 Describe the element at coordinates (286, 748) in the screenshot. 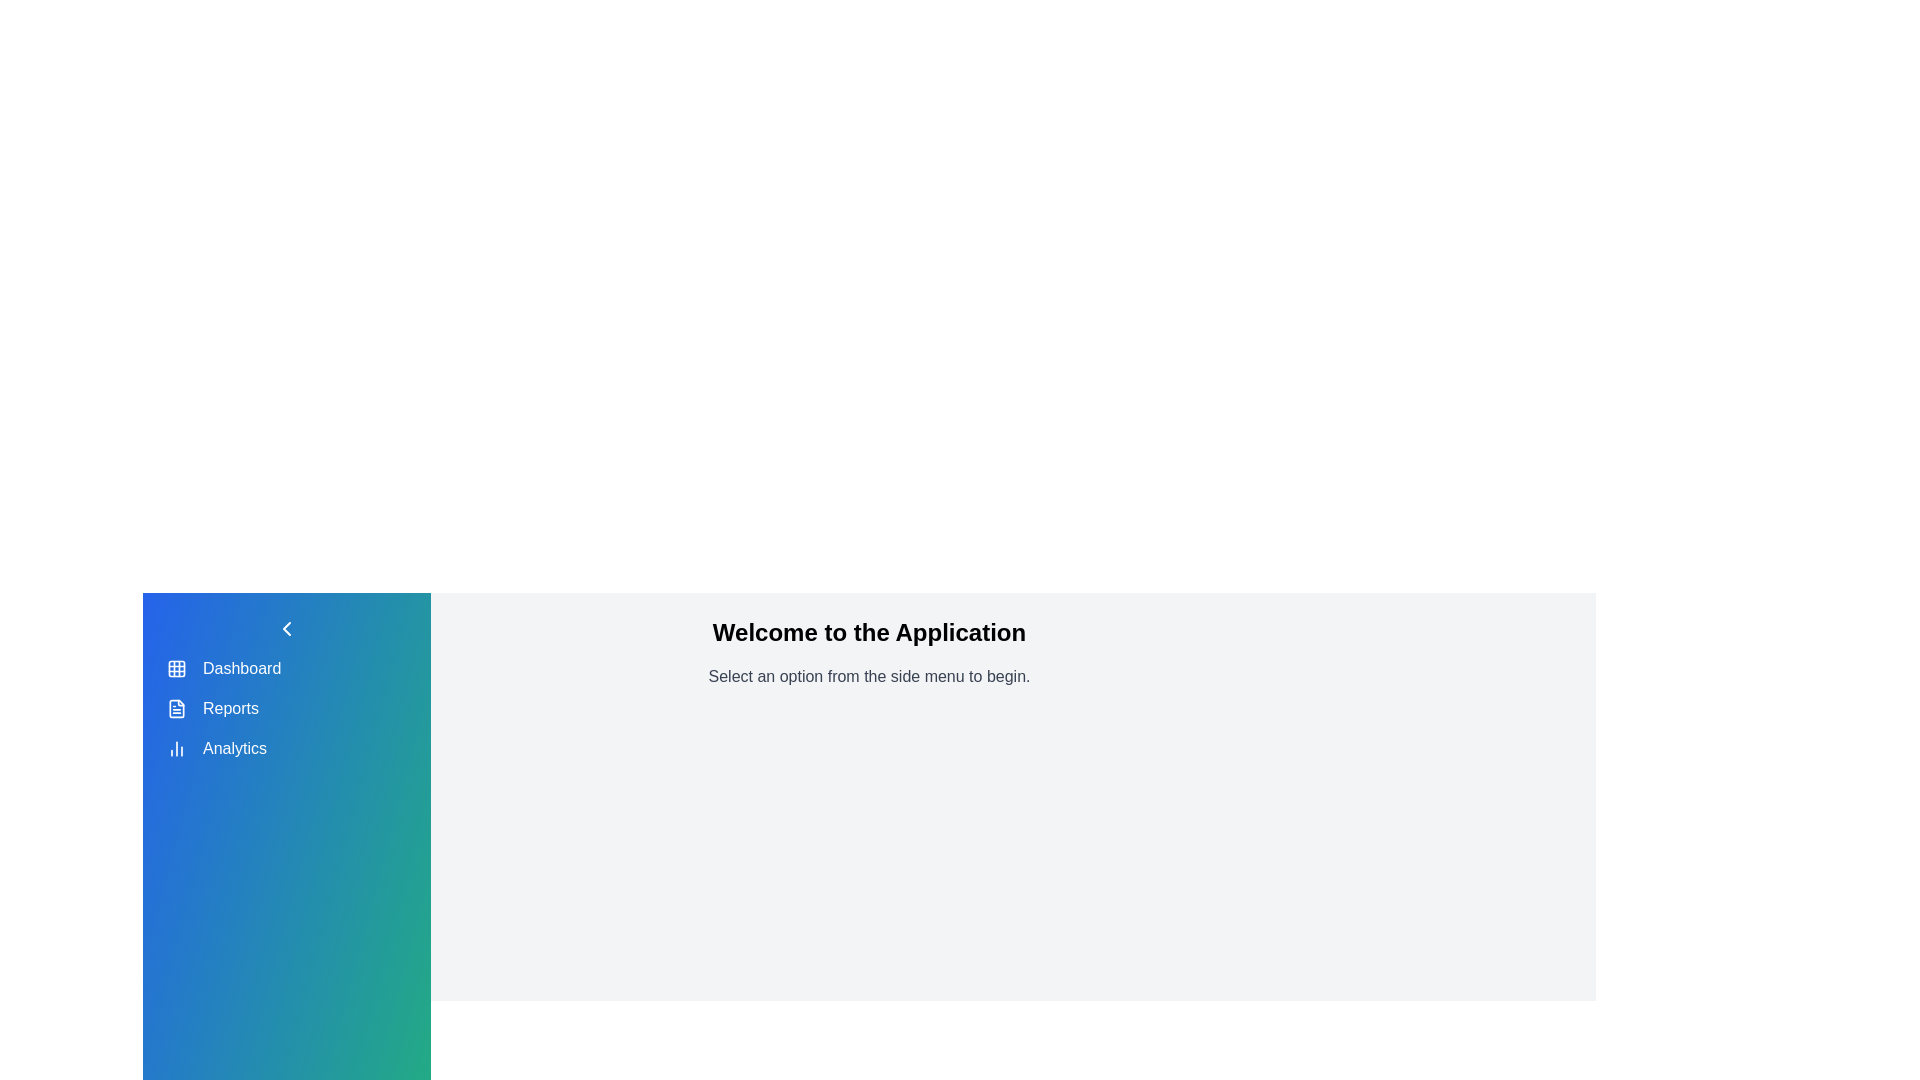

I see `the menu item Analytics from the sidebar` at that location.